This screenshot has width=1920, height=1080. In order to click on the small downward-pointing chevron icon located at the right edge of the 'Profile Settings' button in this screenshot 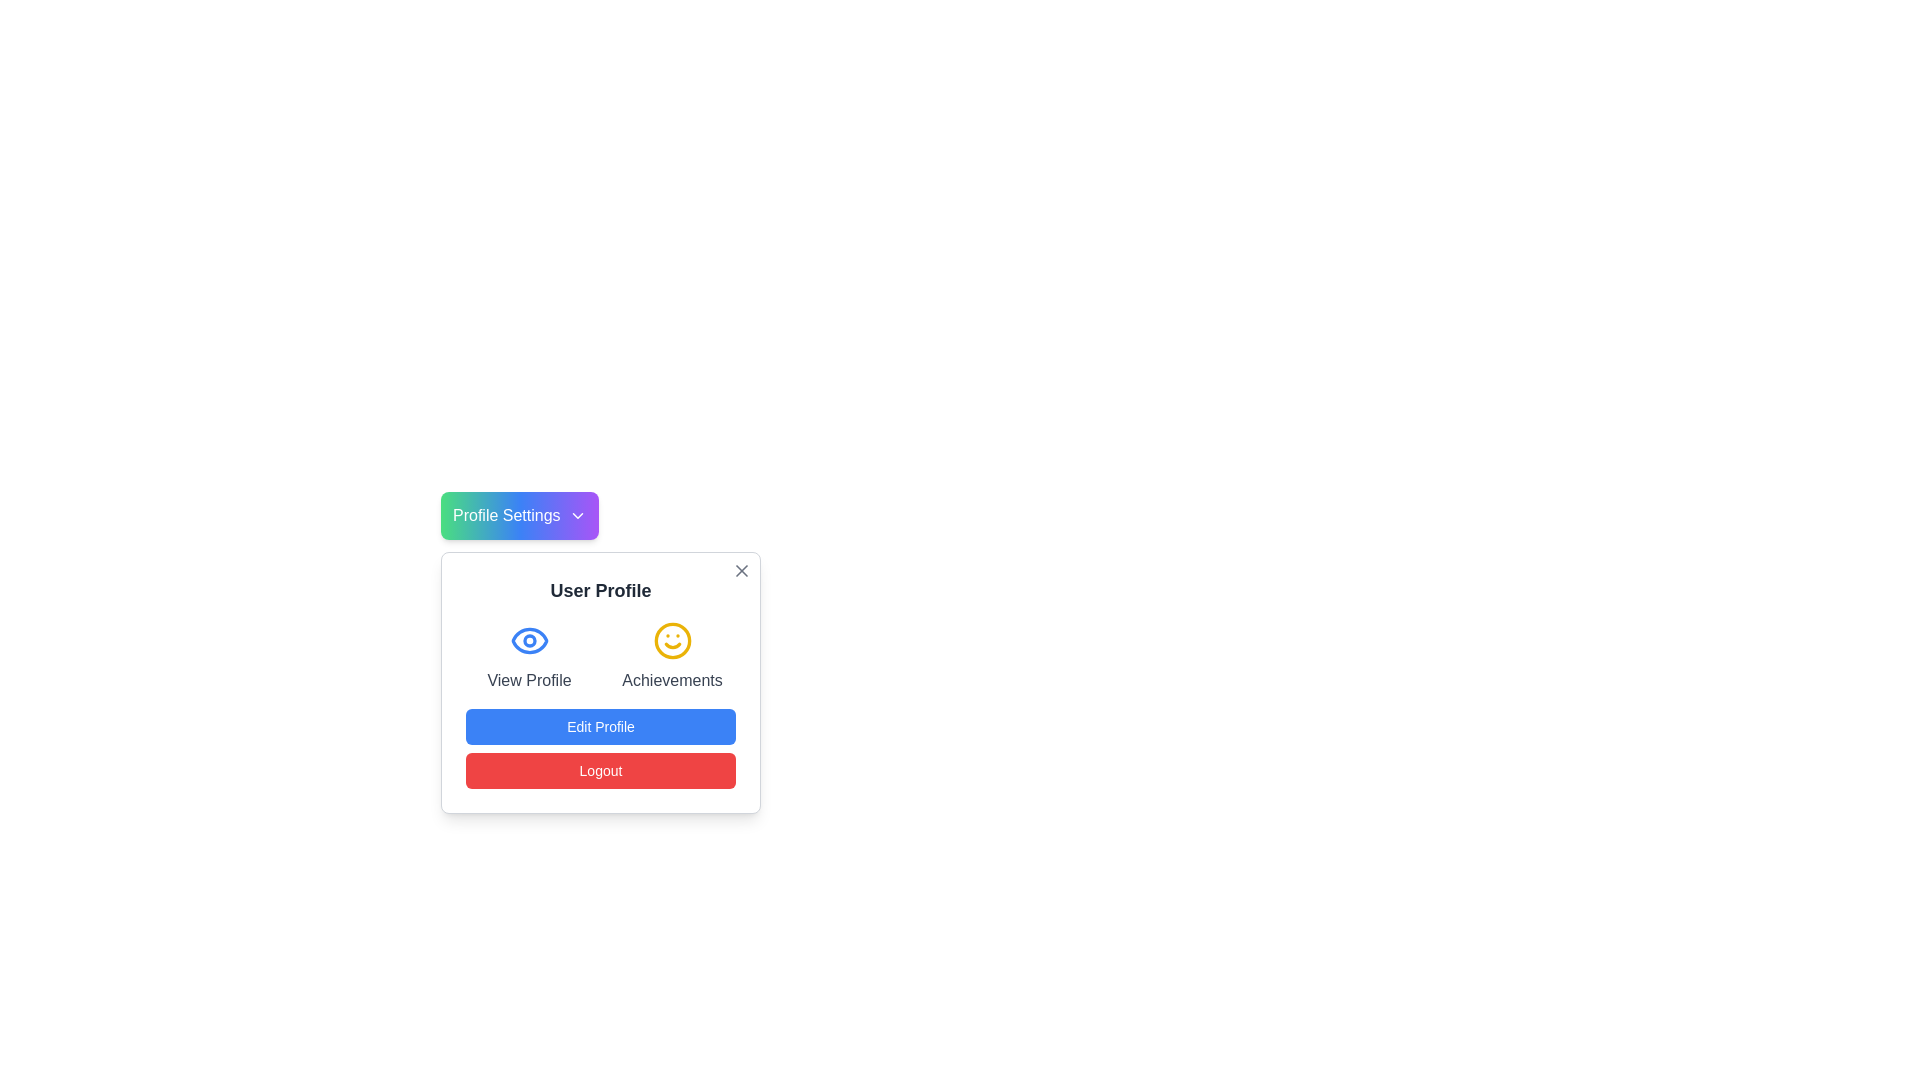, I will do `click(576, 515)`.